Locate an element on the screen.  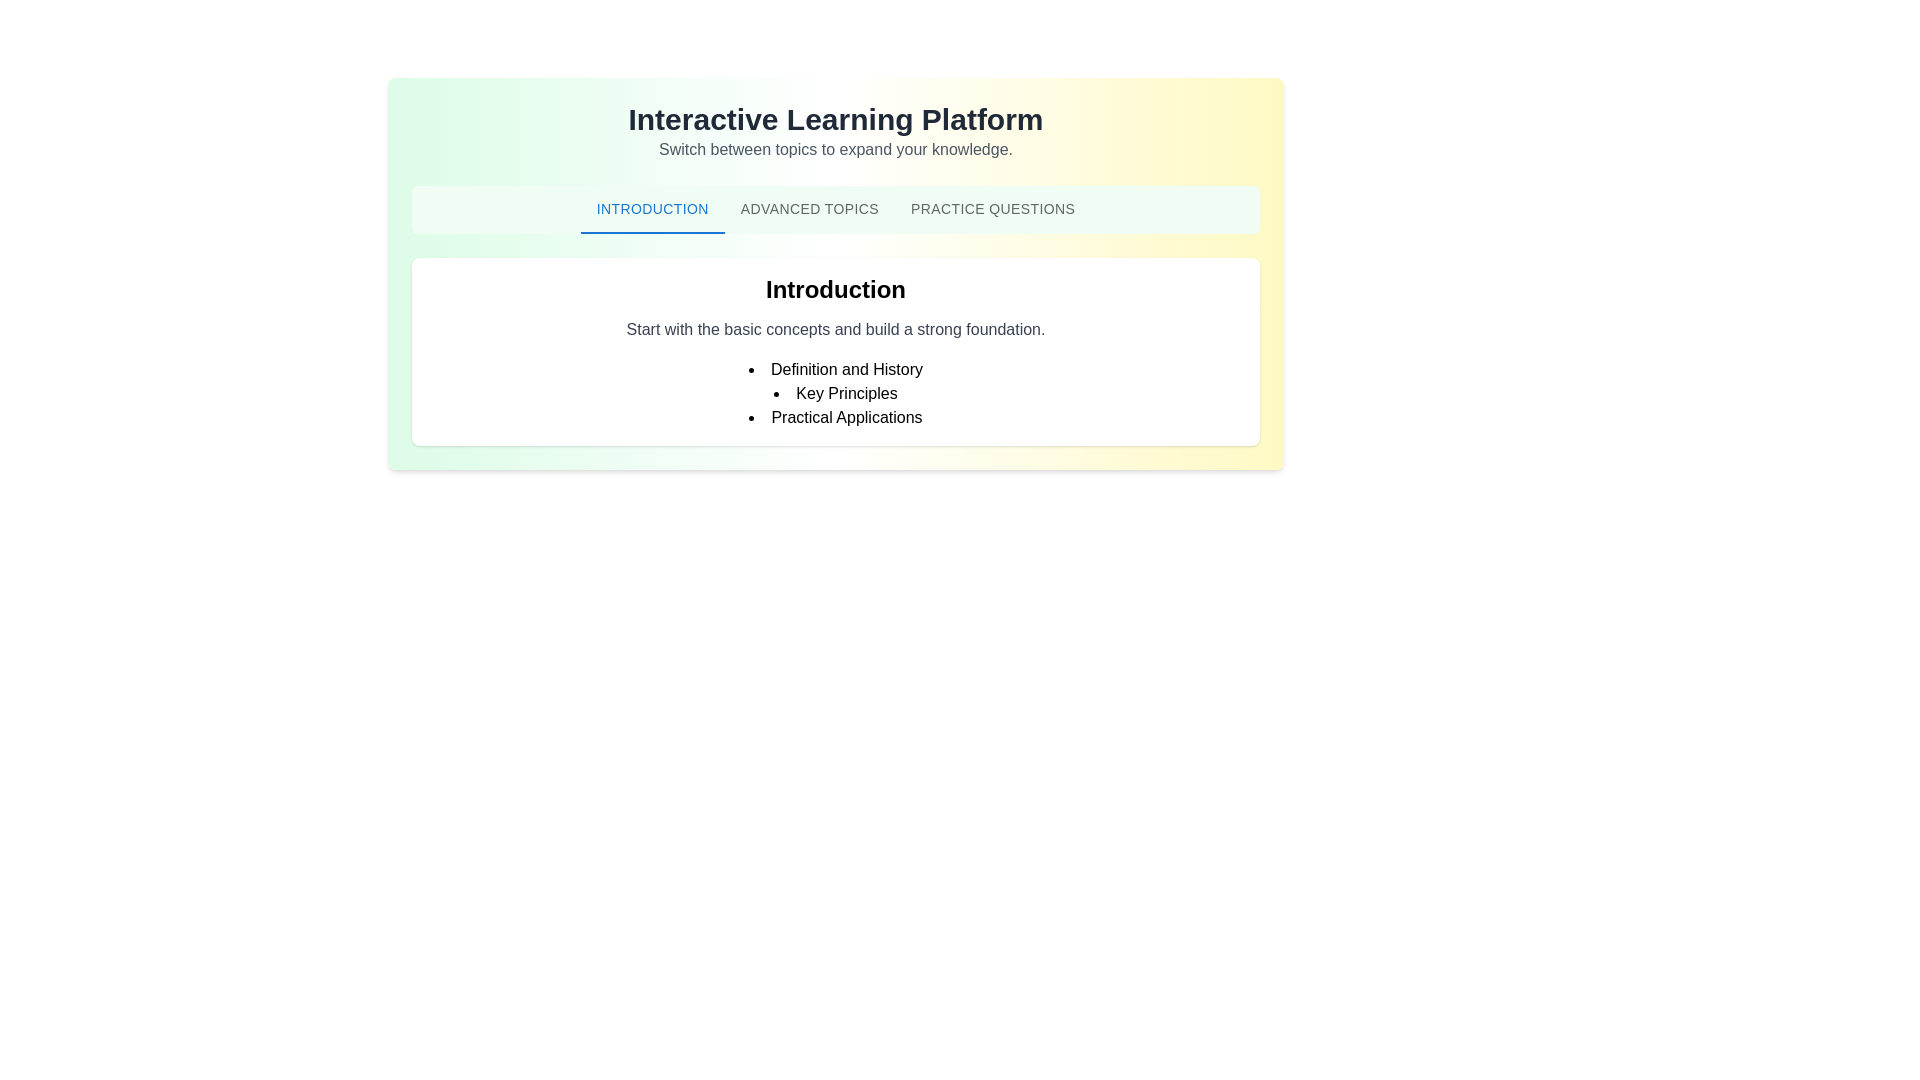
the 'Advanced Topics' tab is located at coordinates (809, 209).